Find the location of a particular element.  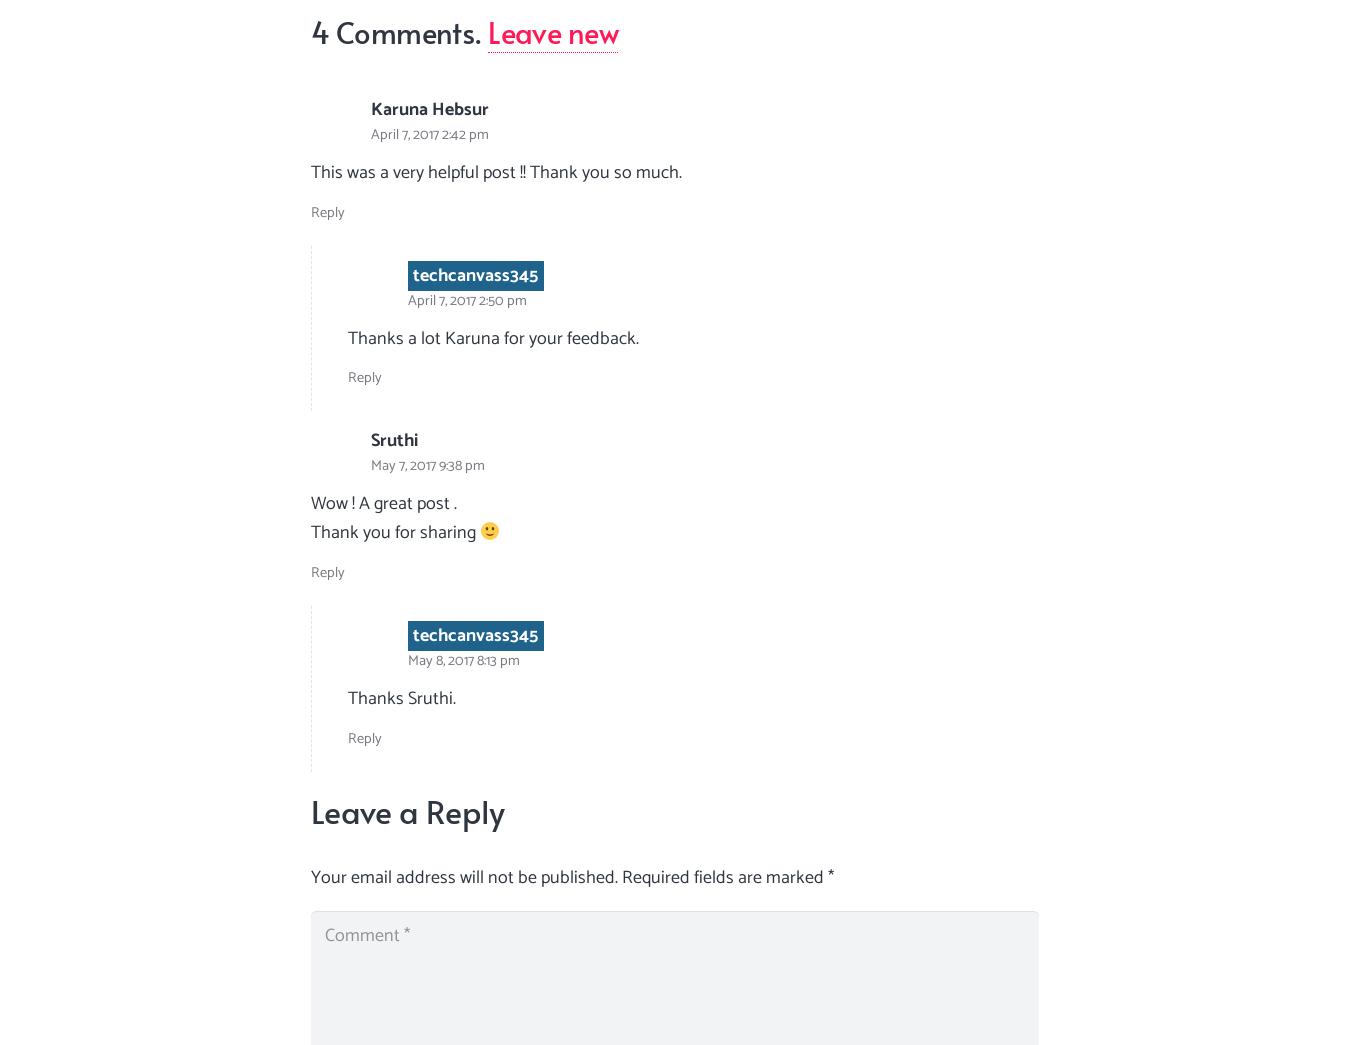

'Thanks Sruthi.' is located at coordinates (402, 696).